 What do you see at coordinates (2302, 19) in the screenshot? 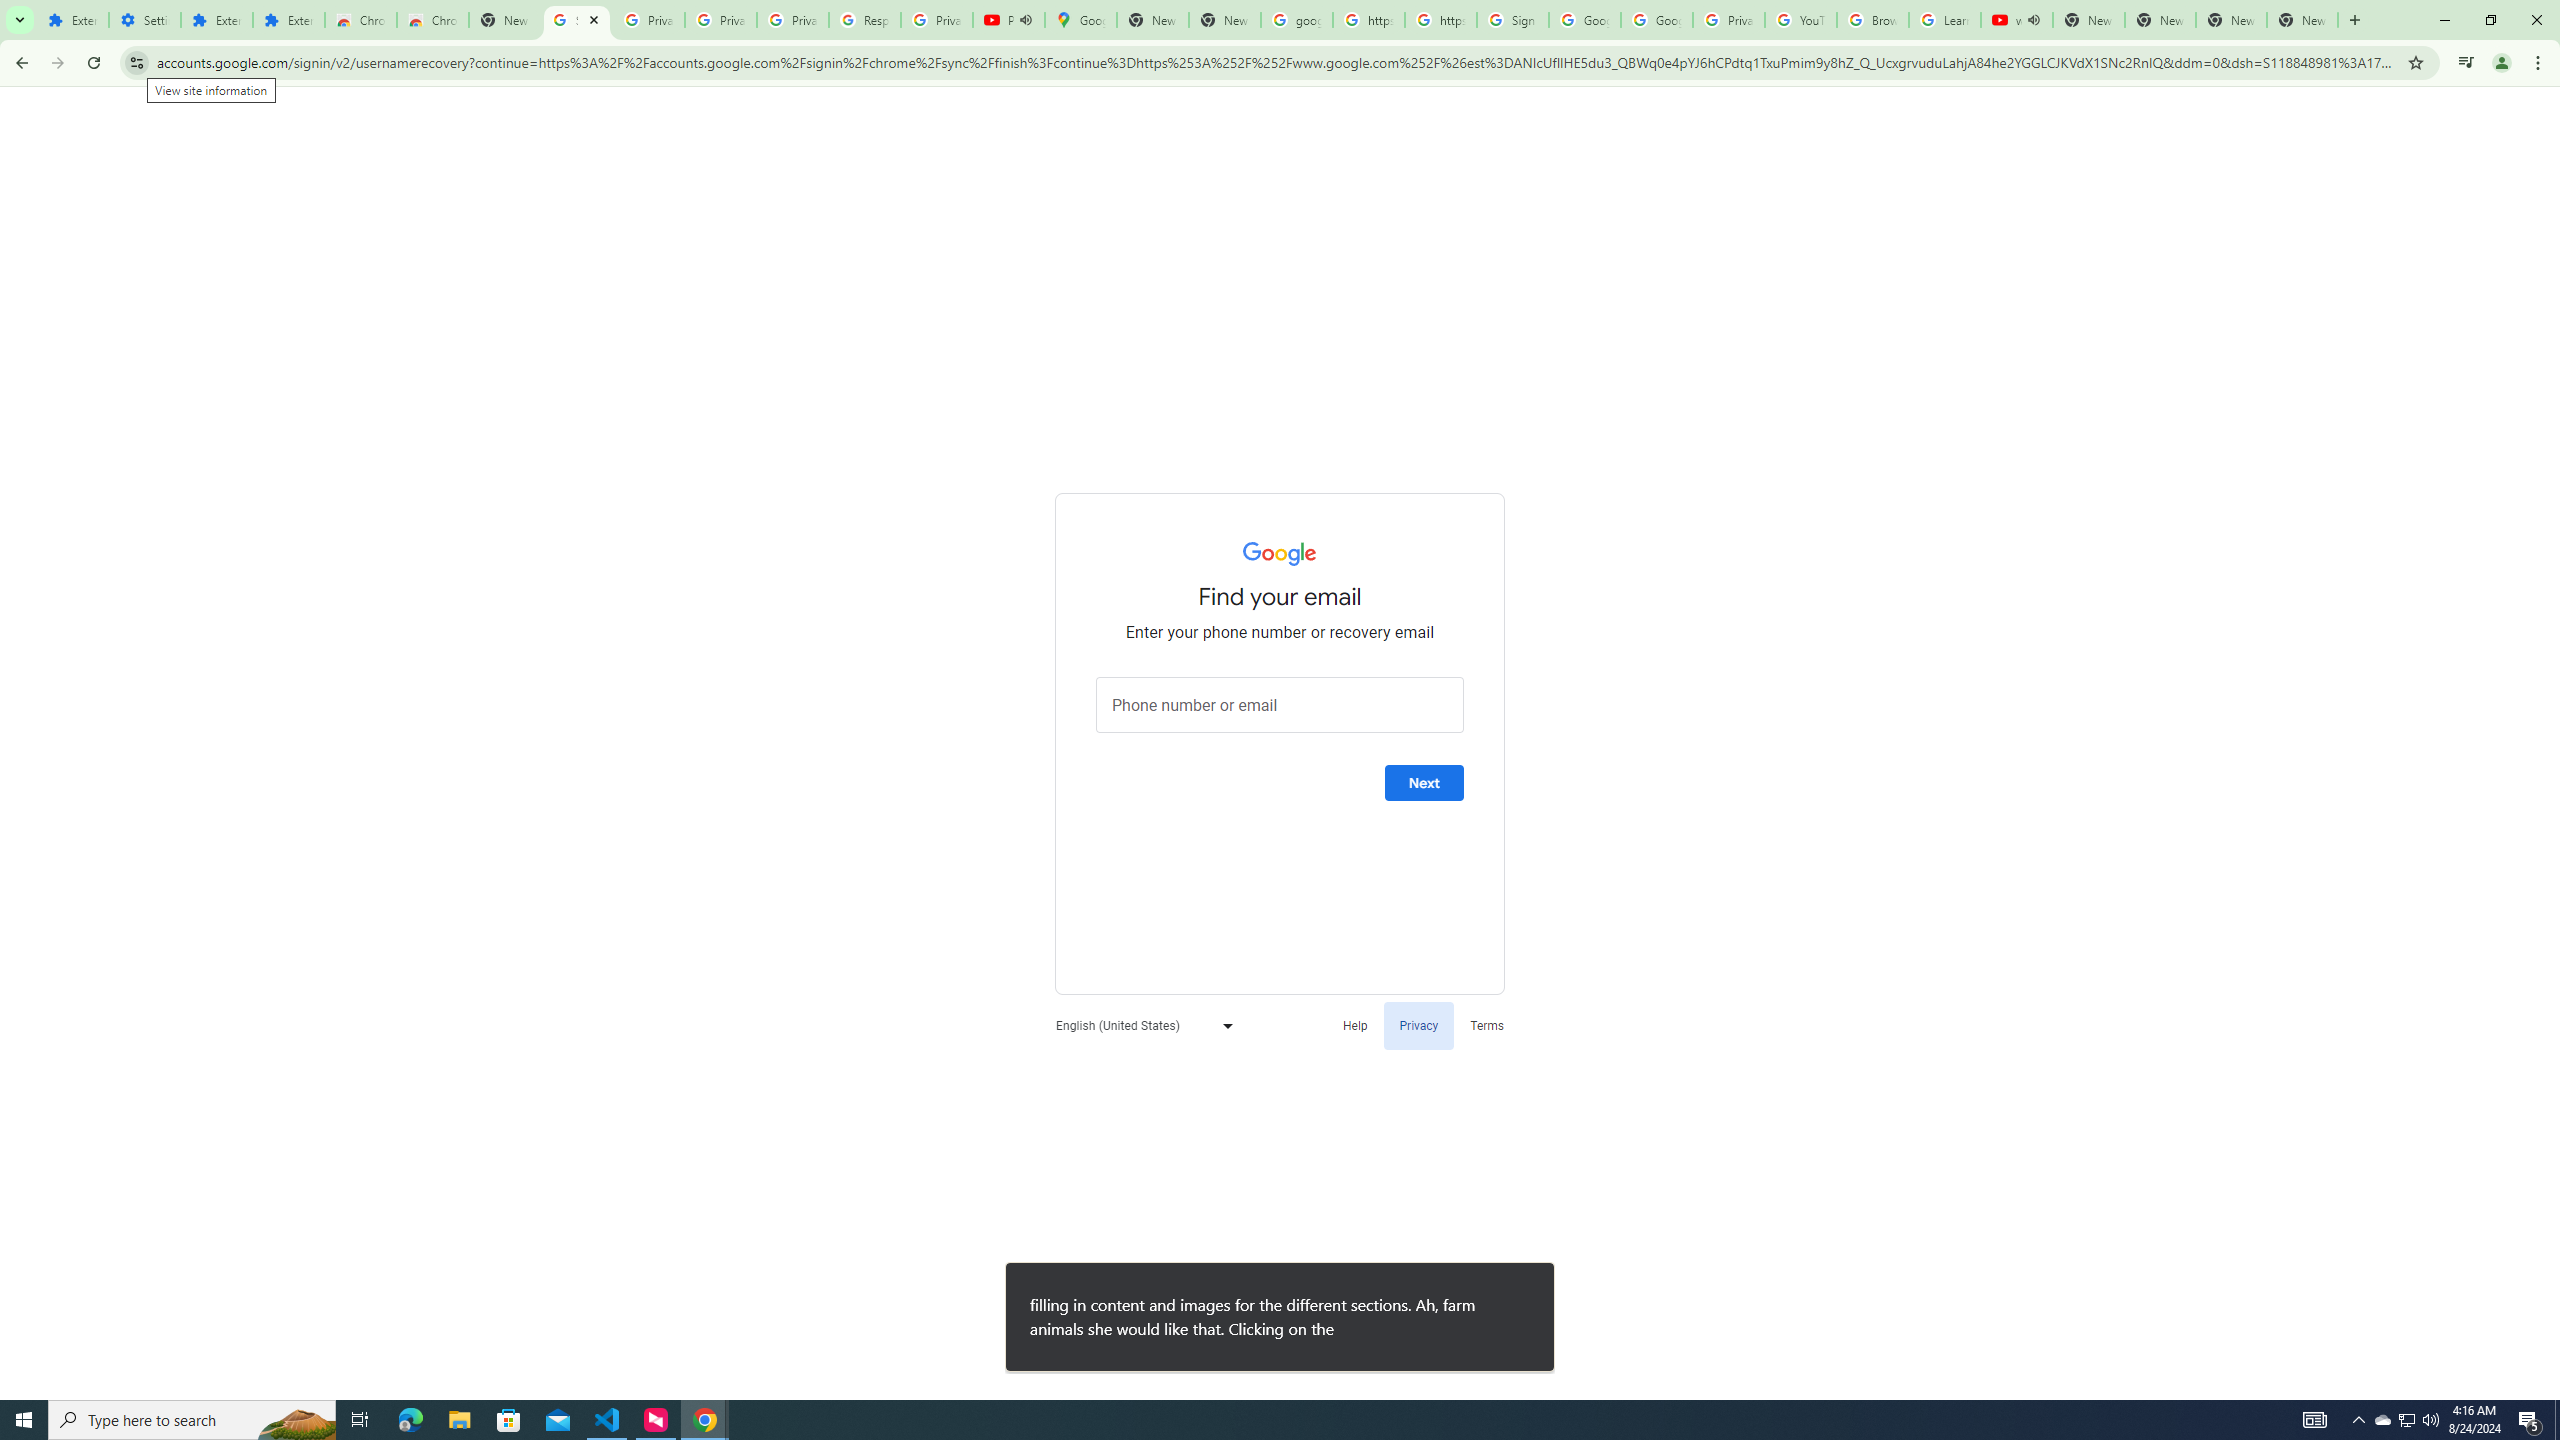
I see `'New Tab'` at bounding box center [2302, 19].